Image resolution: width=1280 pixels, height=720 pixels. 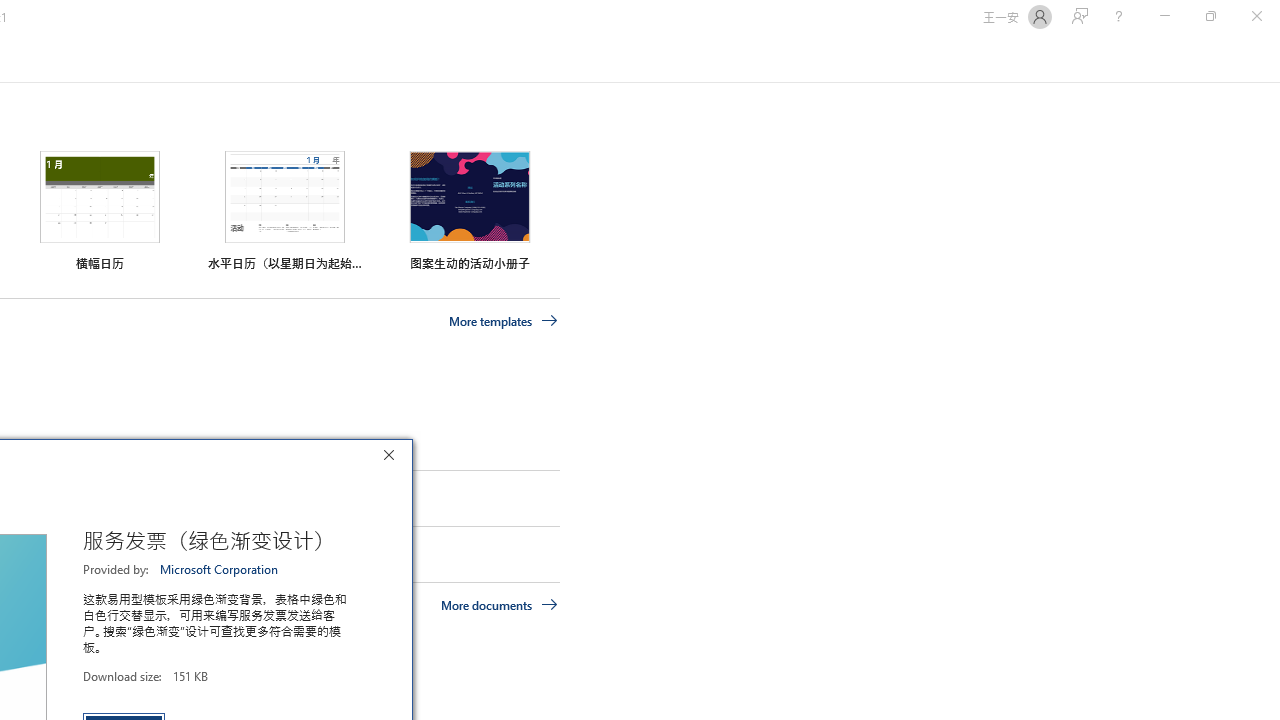 I want to click on 'Help', so click(x=1117, y=16).